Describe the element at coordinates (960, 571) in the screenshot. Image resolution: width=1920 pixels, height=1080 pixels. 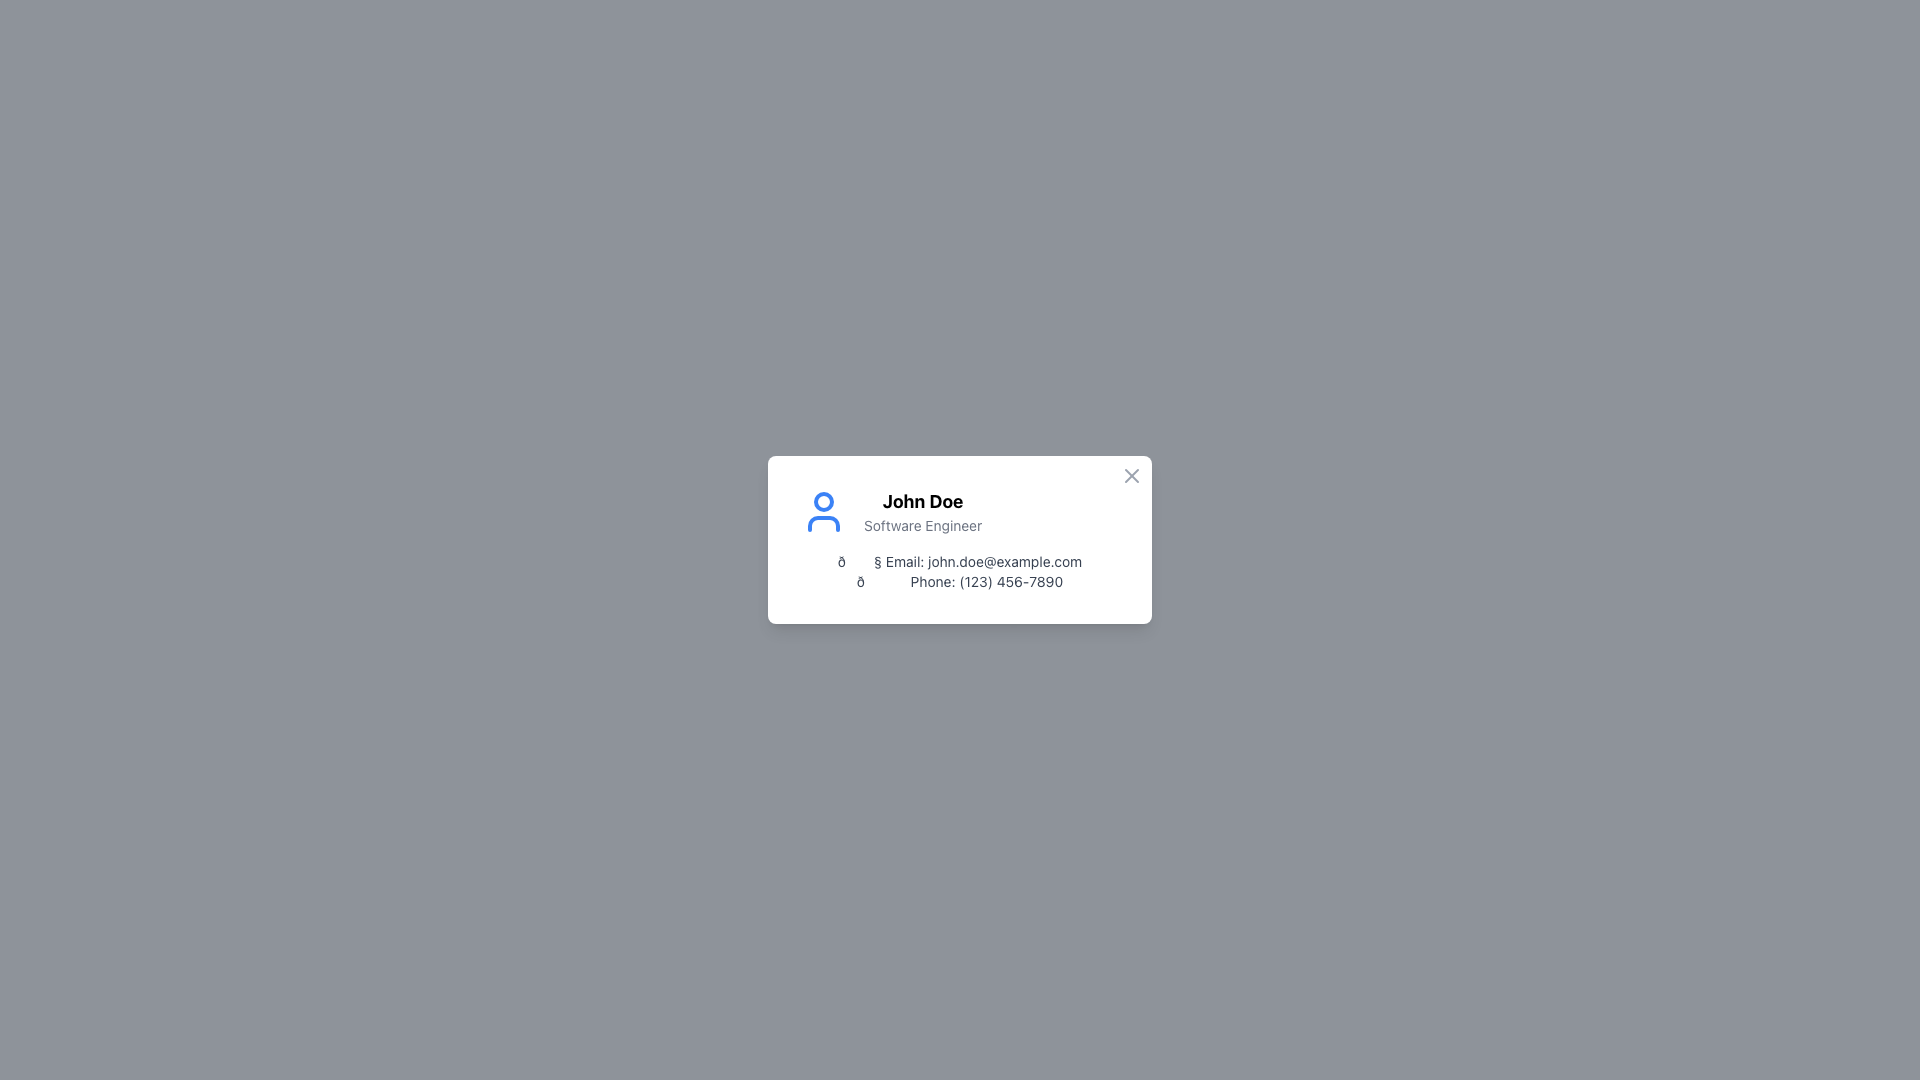
I see `the Text Block displaying contact information for 'John Doe', located below the name and title information` at that location.